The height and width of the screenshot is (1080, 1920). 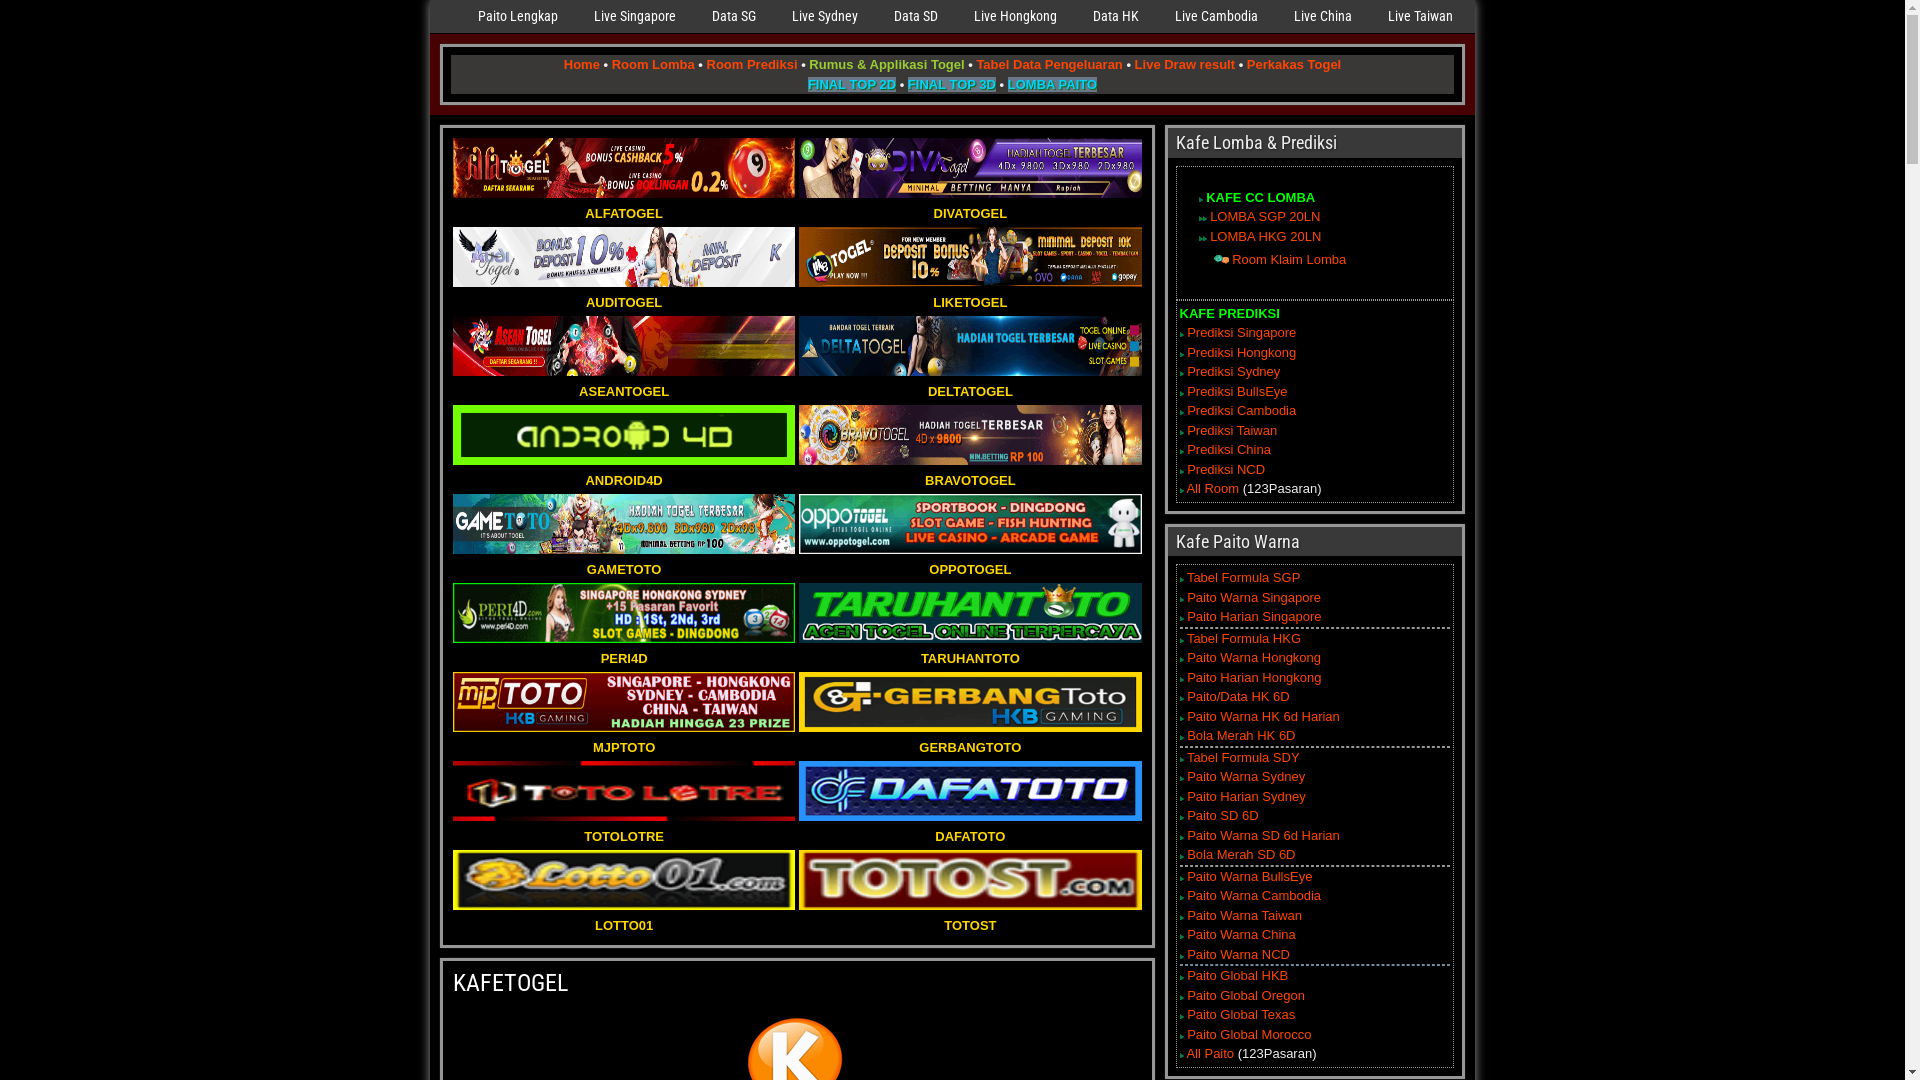 What do you see at coordinates (1240, 409) in the screenshot?
I see `'Prediksi Cambodia'` at bounding box center [1240, 409].